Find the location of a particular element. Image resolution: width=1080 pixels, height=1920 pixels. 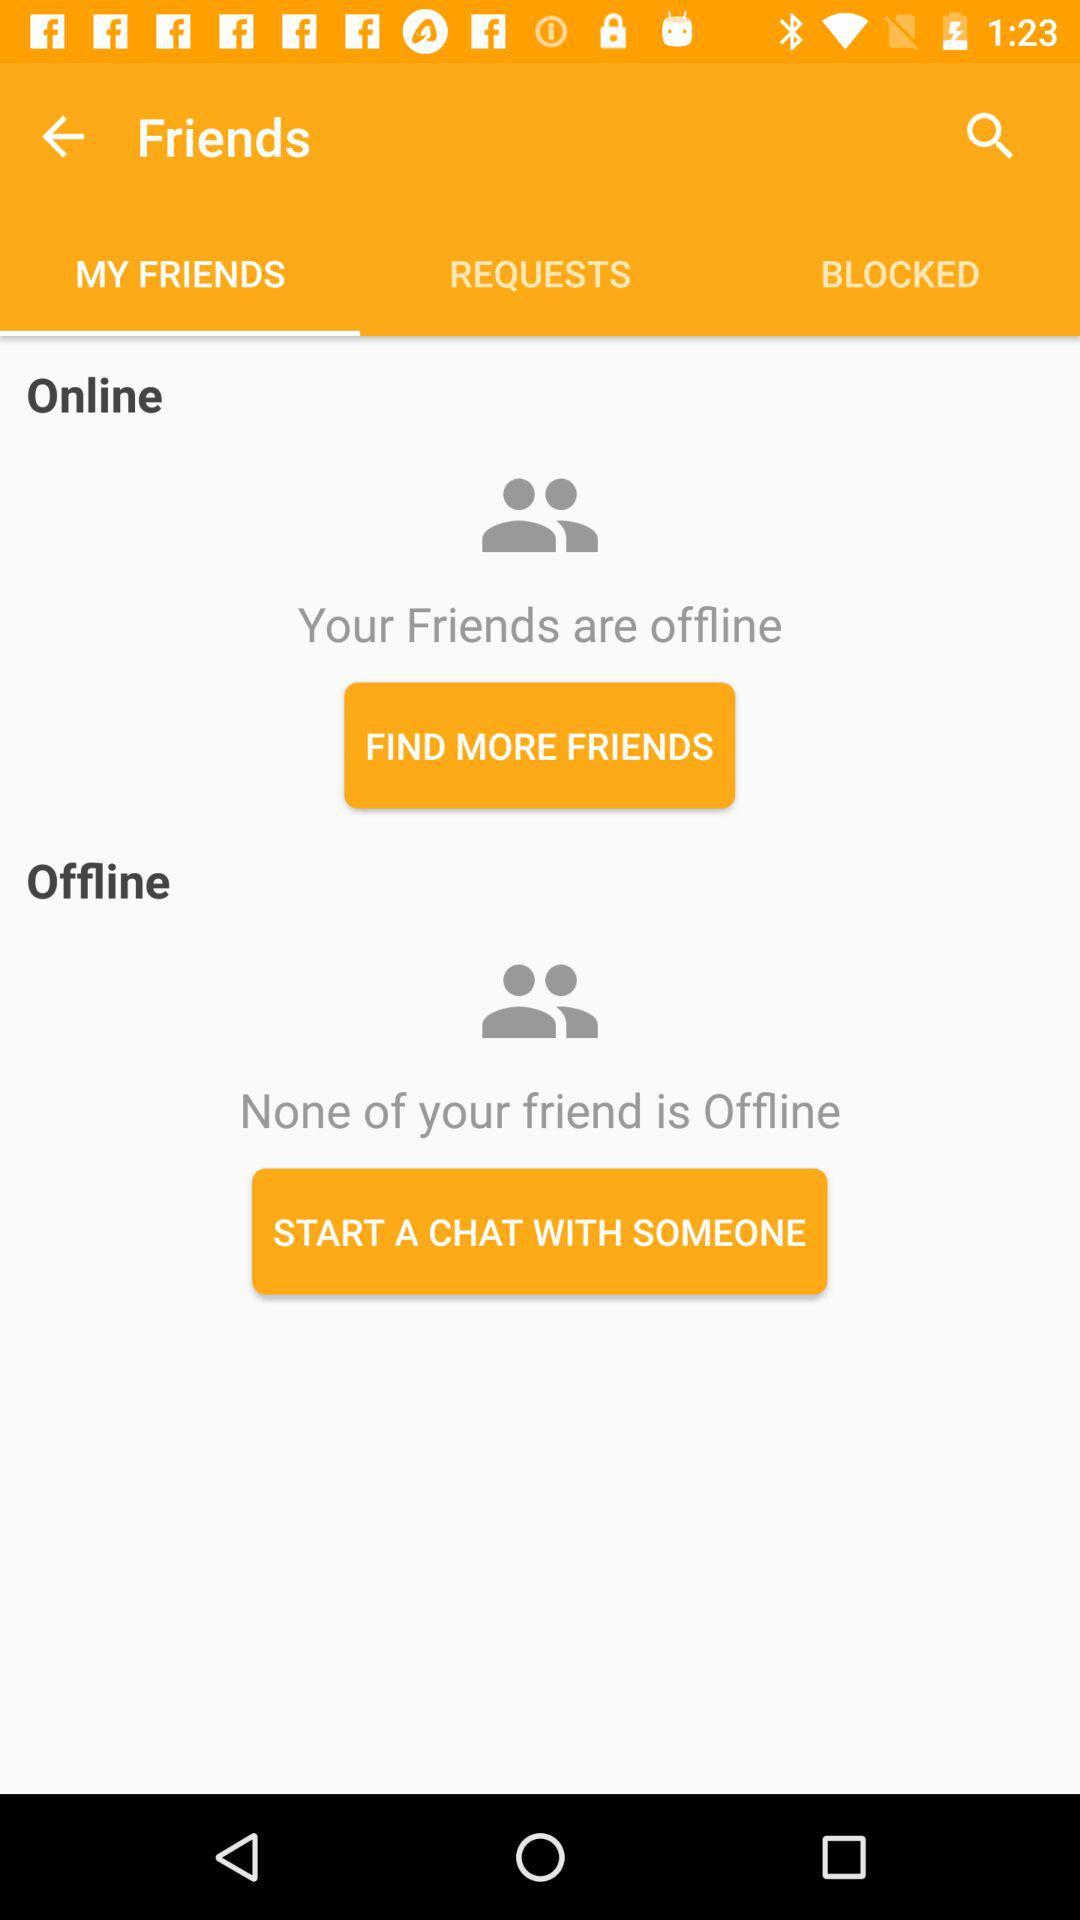

icon next to the friends icon is located at coordinates (61, 135).